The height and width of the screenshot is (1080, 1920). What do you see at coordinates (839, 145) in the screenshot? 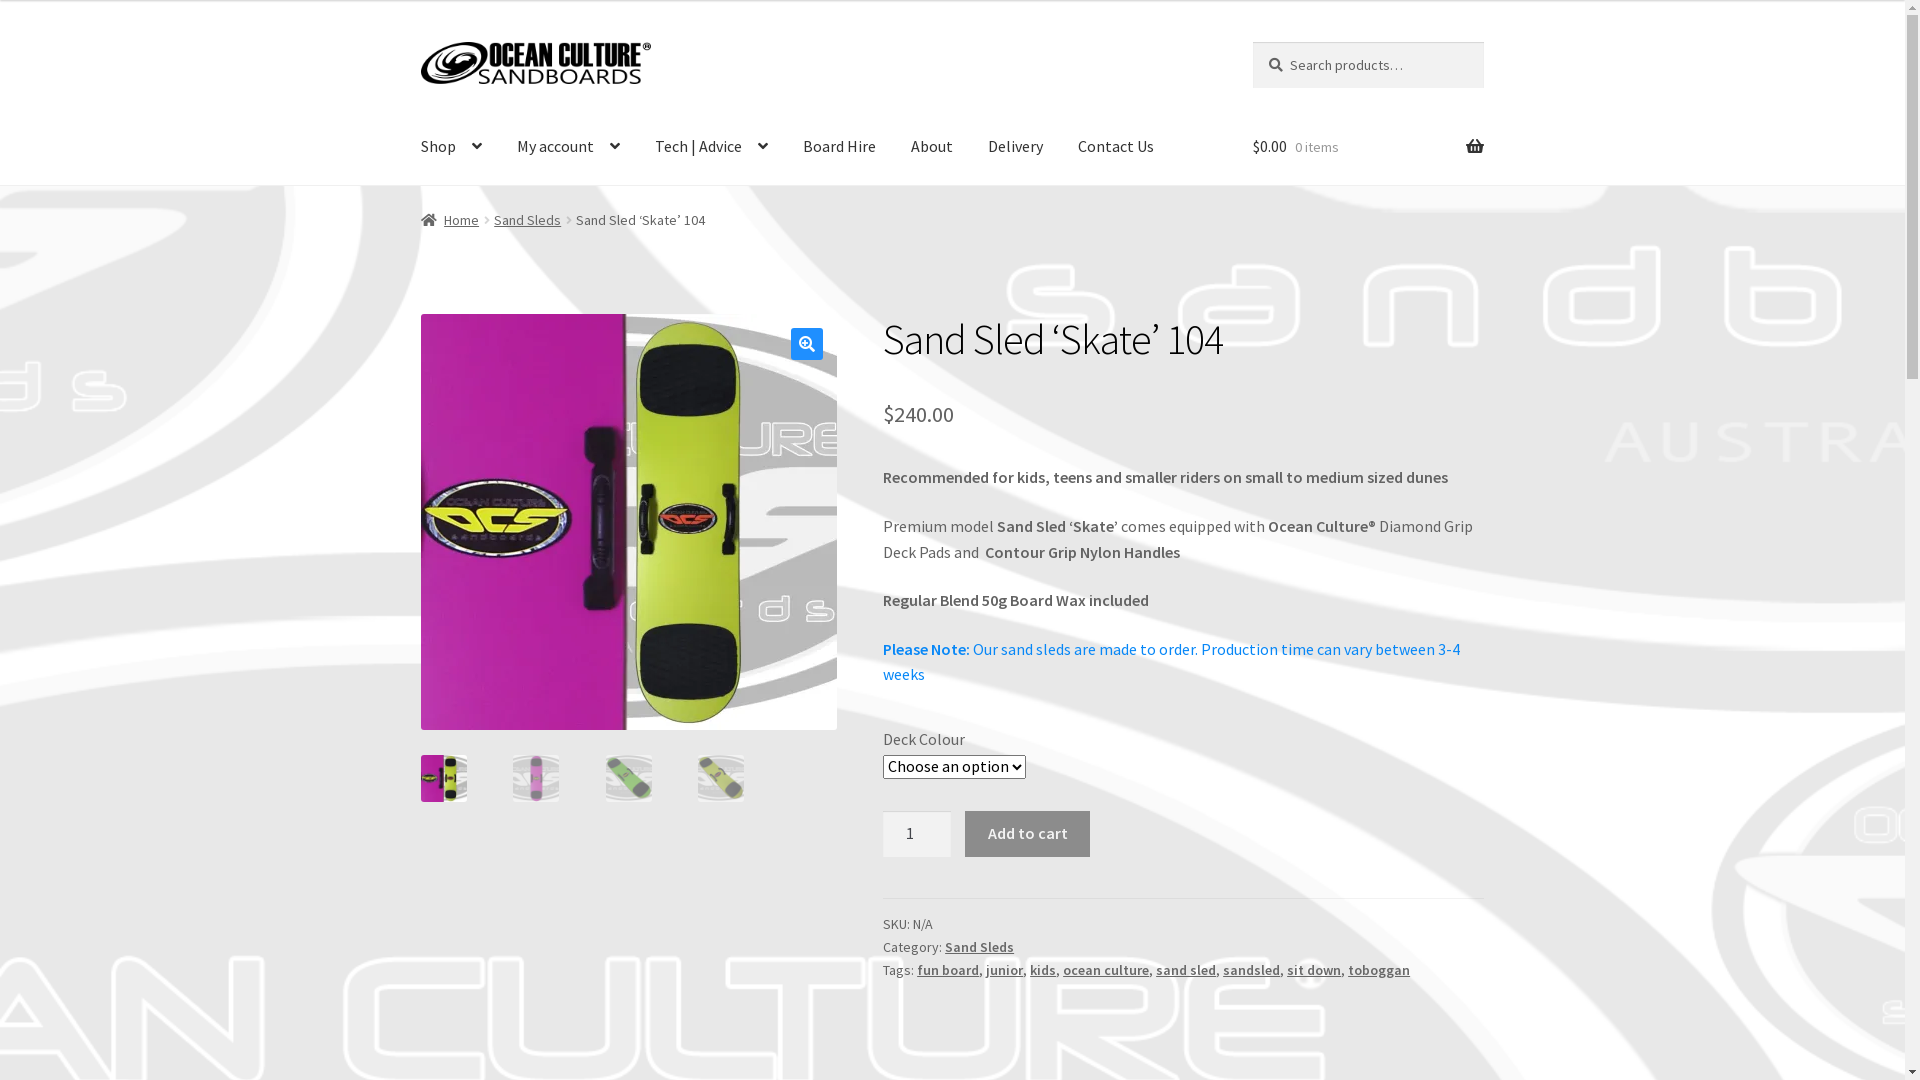
I see `'Board Hire'` at bounding box center [839, 145].